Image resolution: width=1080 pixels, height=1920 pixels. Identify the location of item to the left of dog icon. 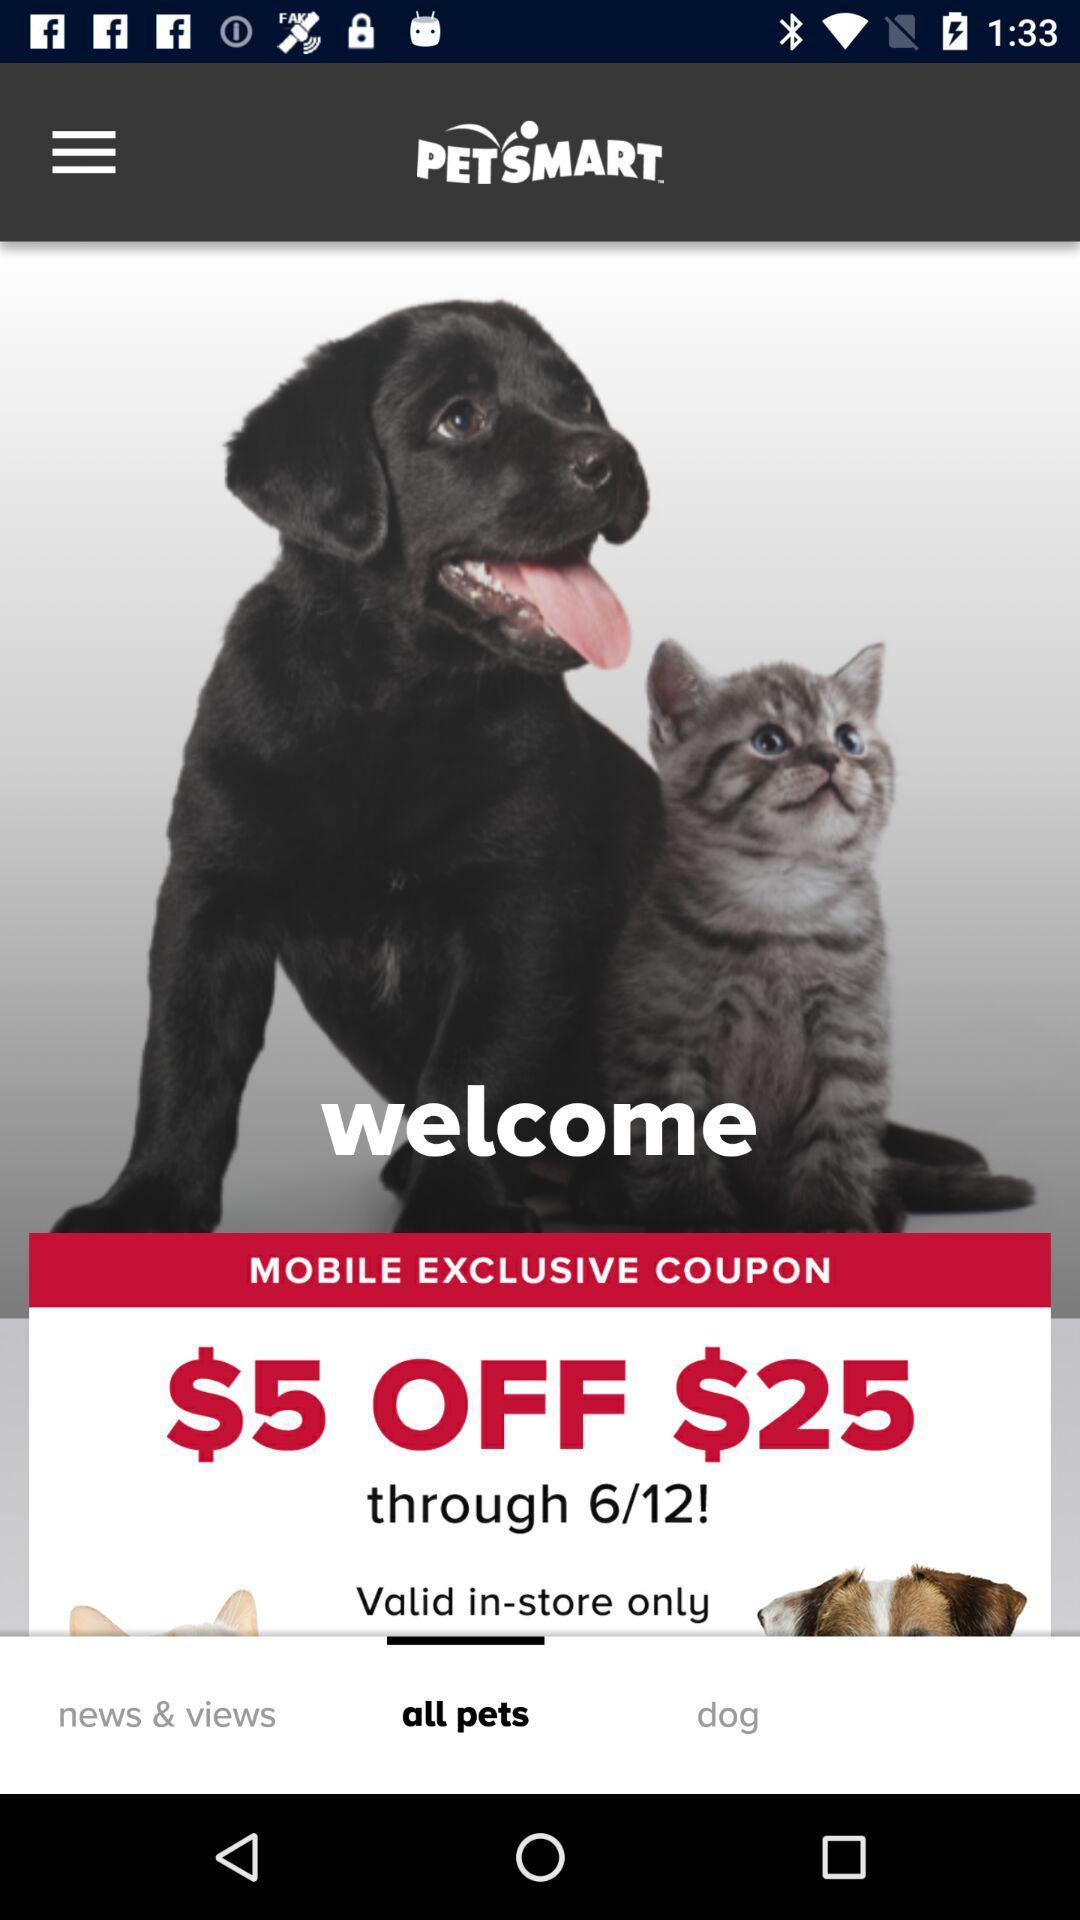
(465, 1714).